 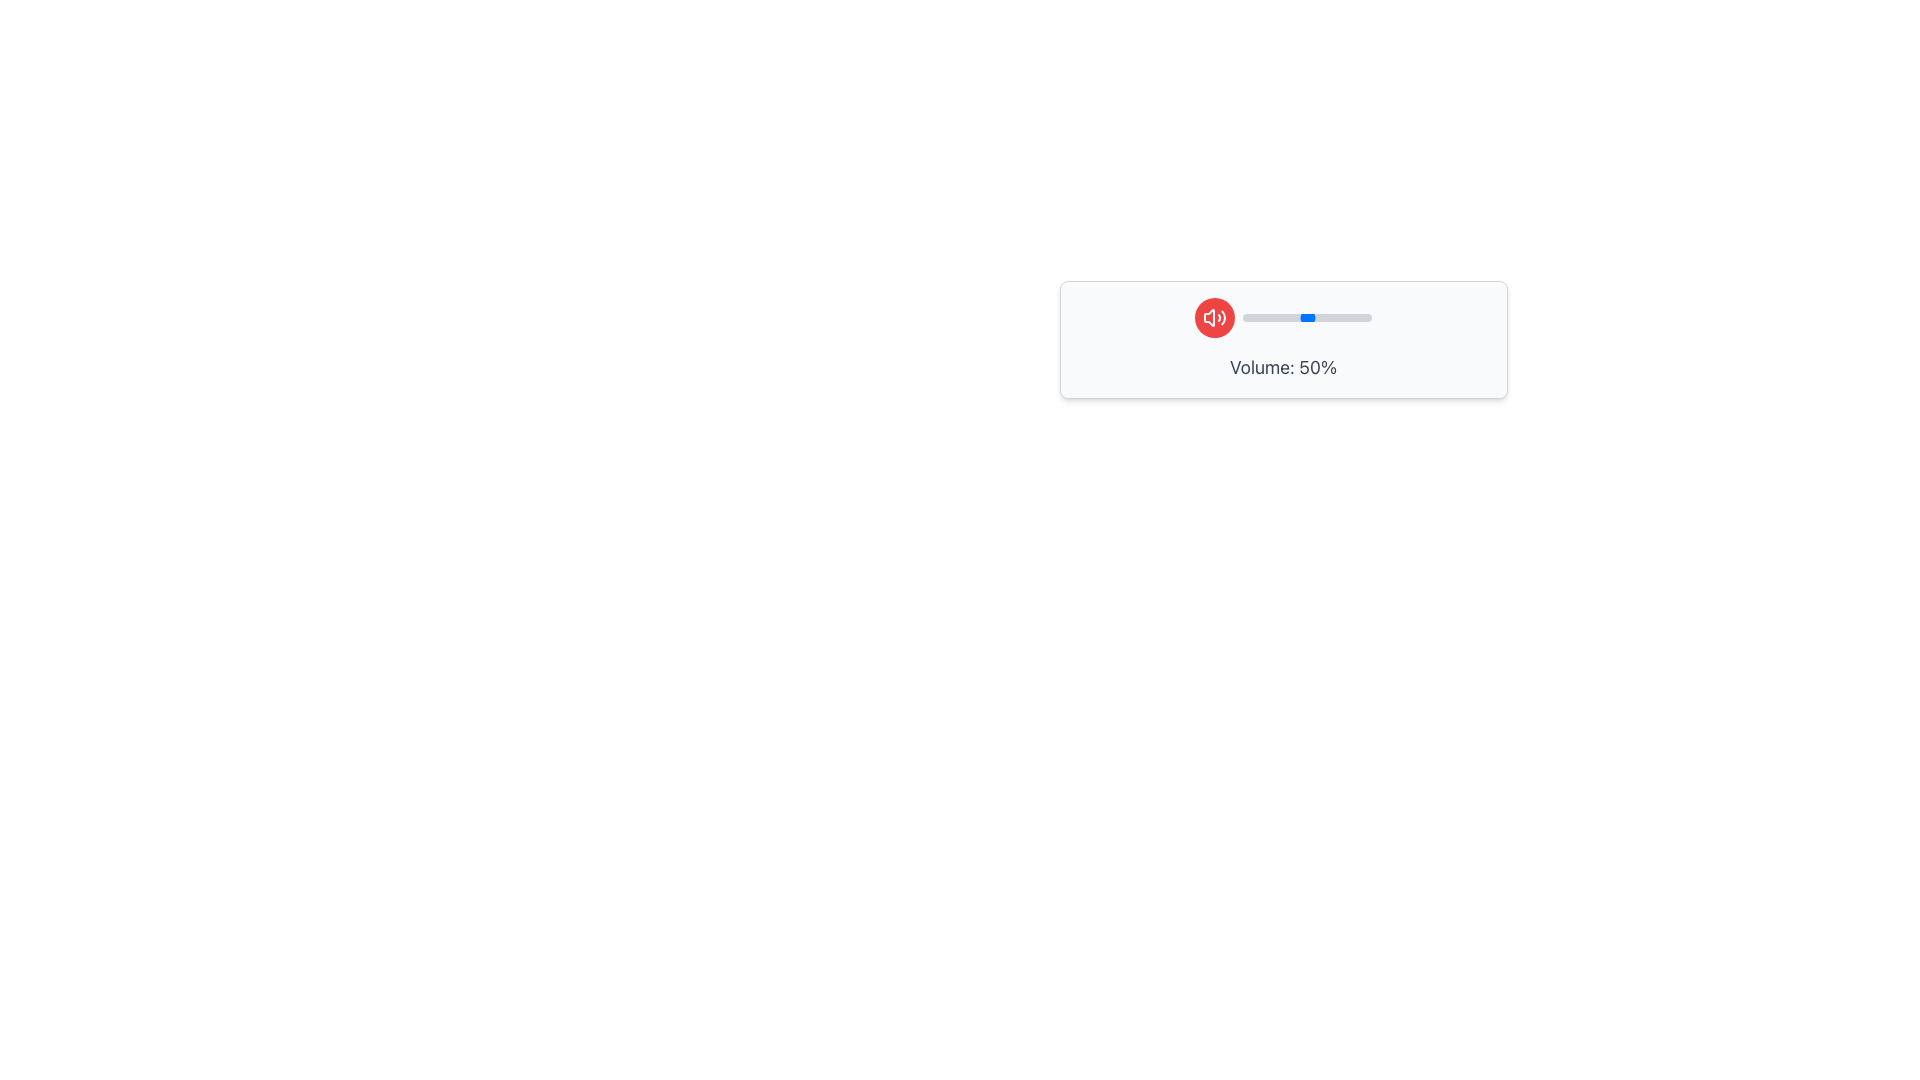 What do you see at coordinates (1213, 316) in the screenshot?
I see `the audio toggle button located to the left of the 'Volume: 50%' slider` at bounding box center [1213, 316].